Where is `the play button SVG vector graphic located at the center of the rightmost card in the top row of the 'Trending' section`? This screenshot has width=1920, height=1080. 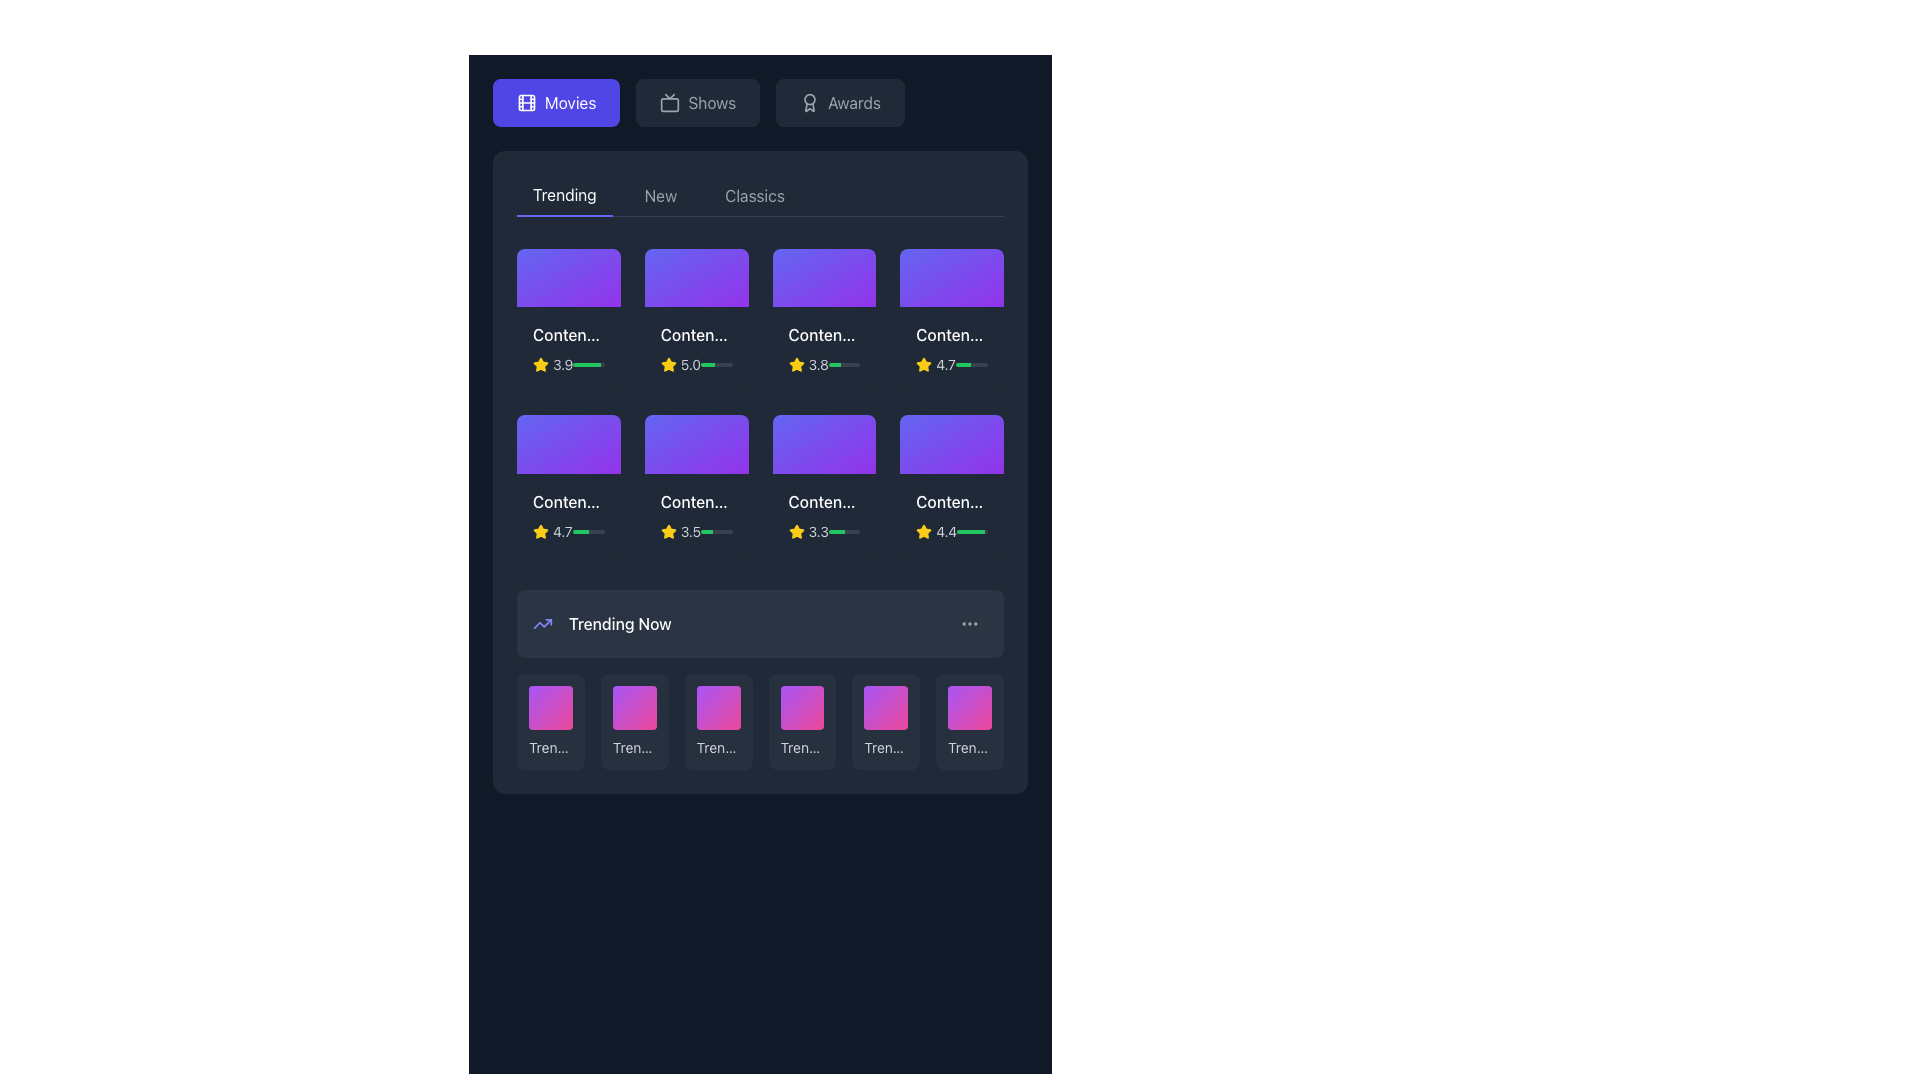
the play button SVG vector graphic located at the center of the rightmost card in the top row of the 'Trending' section is located at coordinates (953, 278).